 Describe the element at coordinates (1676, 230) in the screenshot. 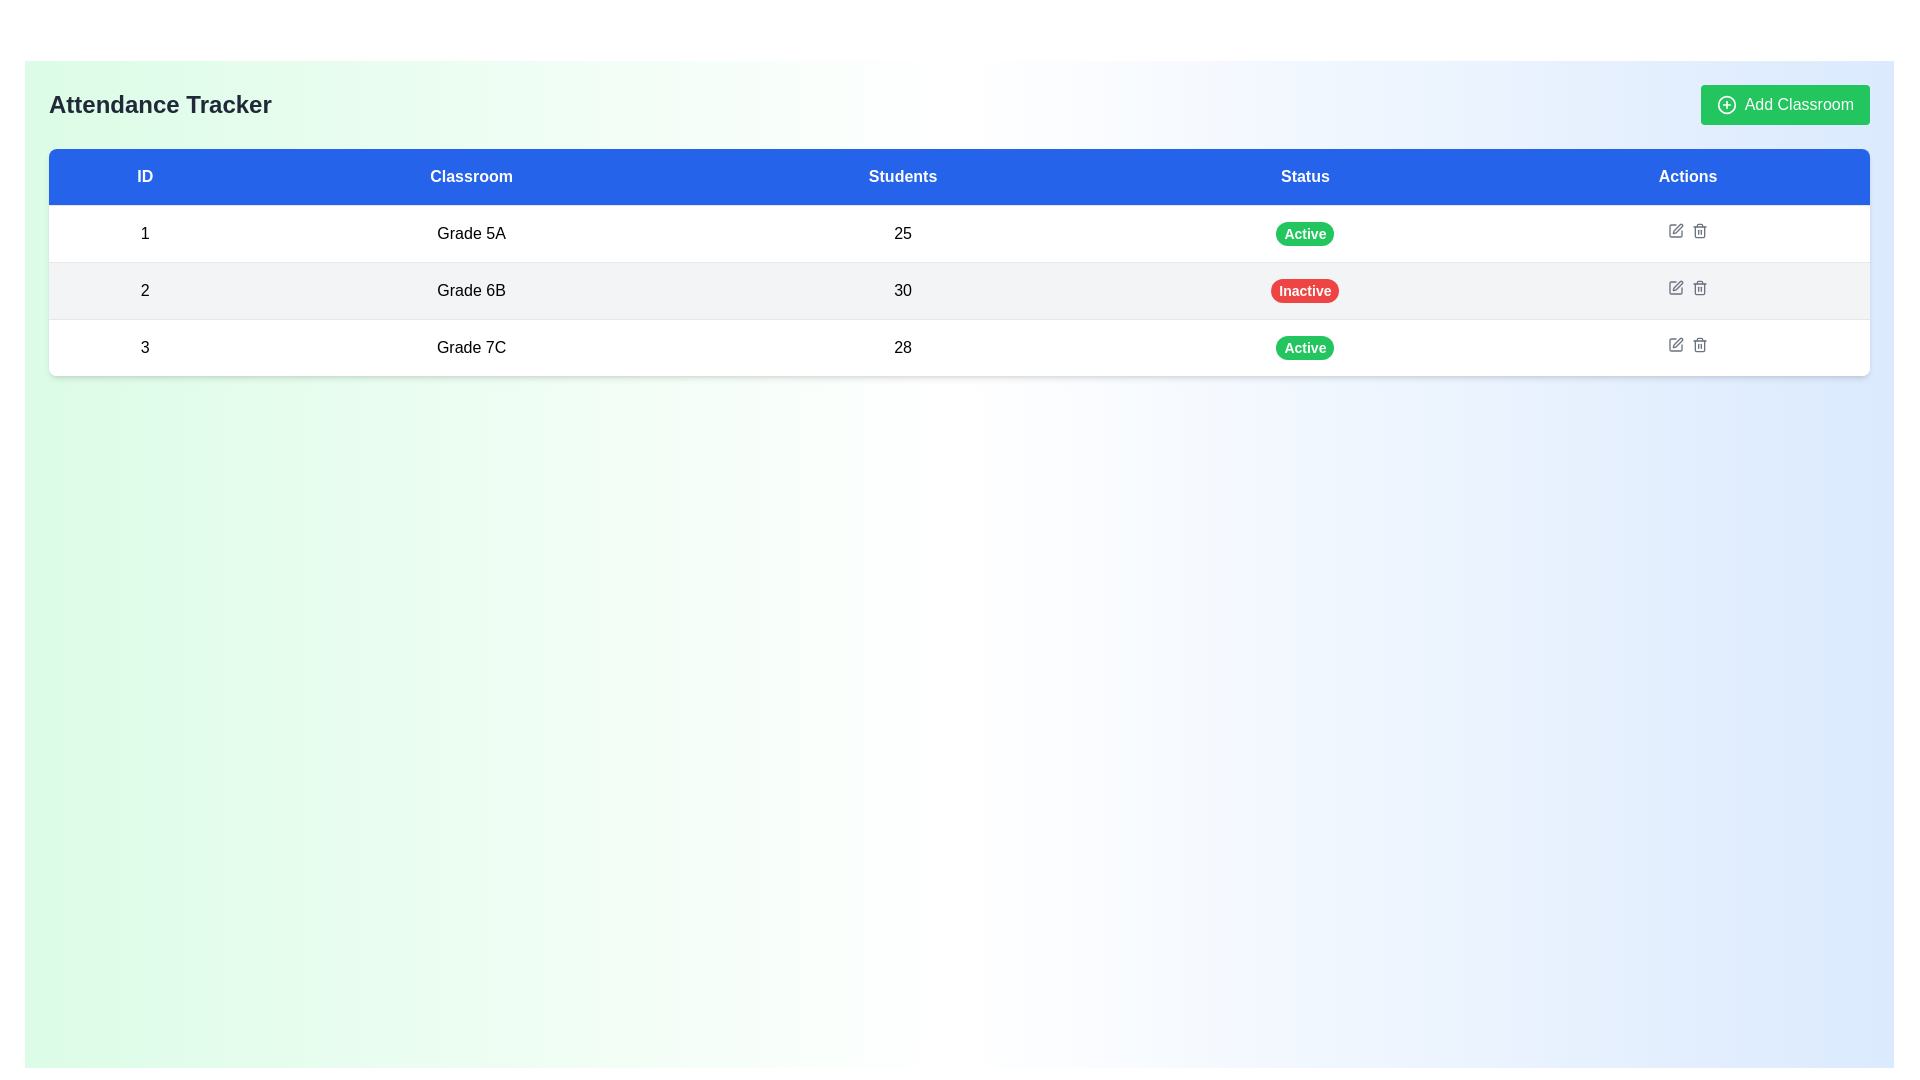

I see `the edit button located in the 'Actions' column of the first row of the table, corresponding to ID '1', to change its color` at that location.